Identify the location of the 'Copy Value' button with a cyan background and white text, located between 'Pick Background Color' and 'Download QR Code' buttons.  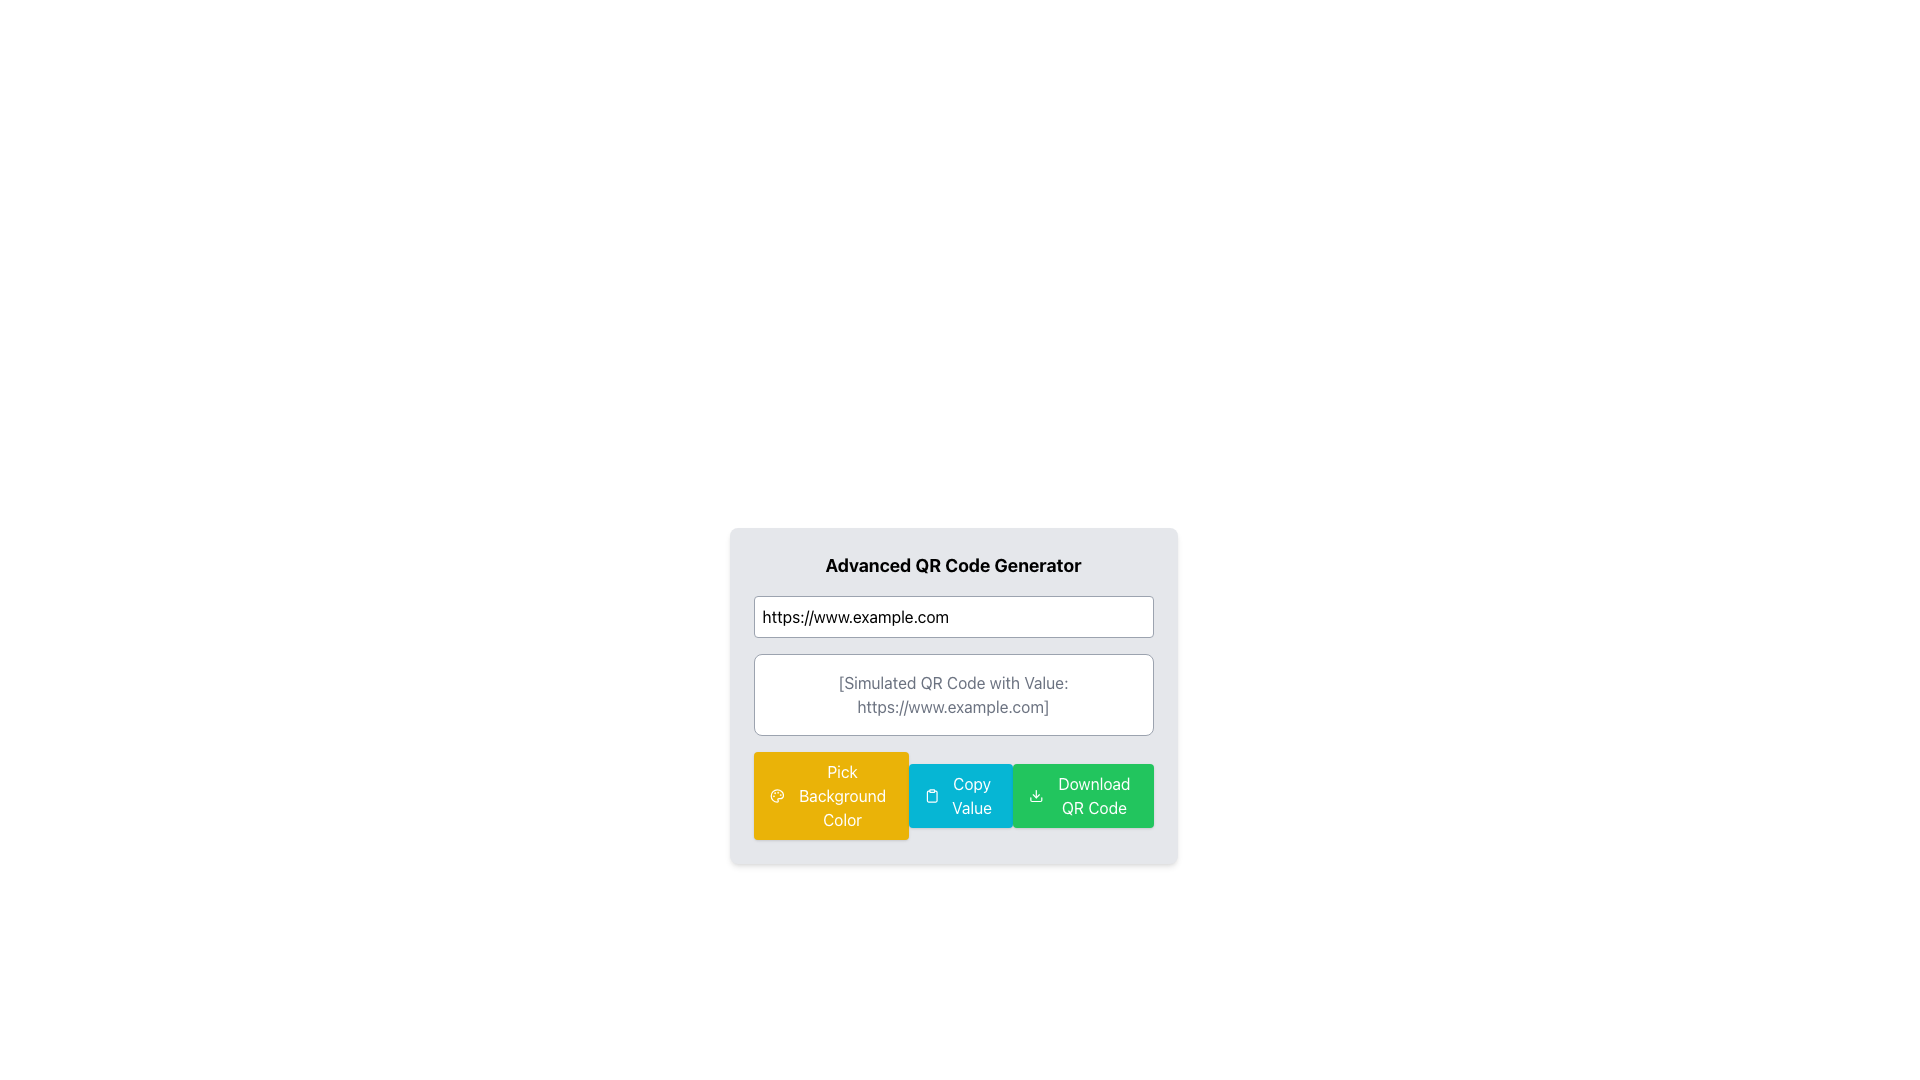
(960, 794).